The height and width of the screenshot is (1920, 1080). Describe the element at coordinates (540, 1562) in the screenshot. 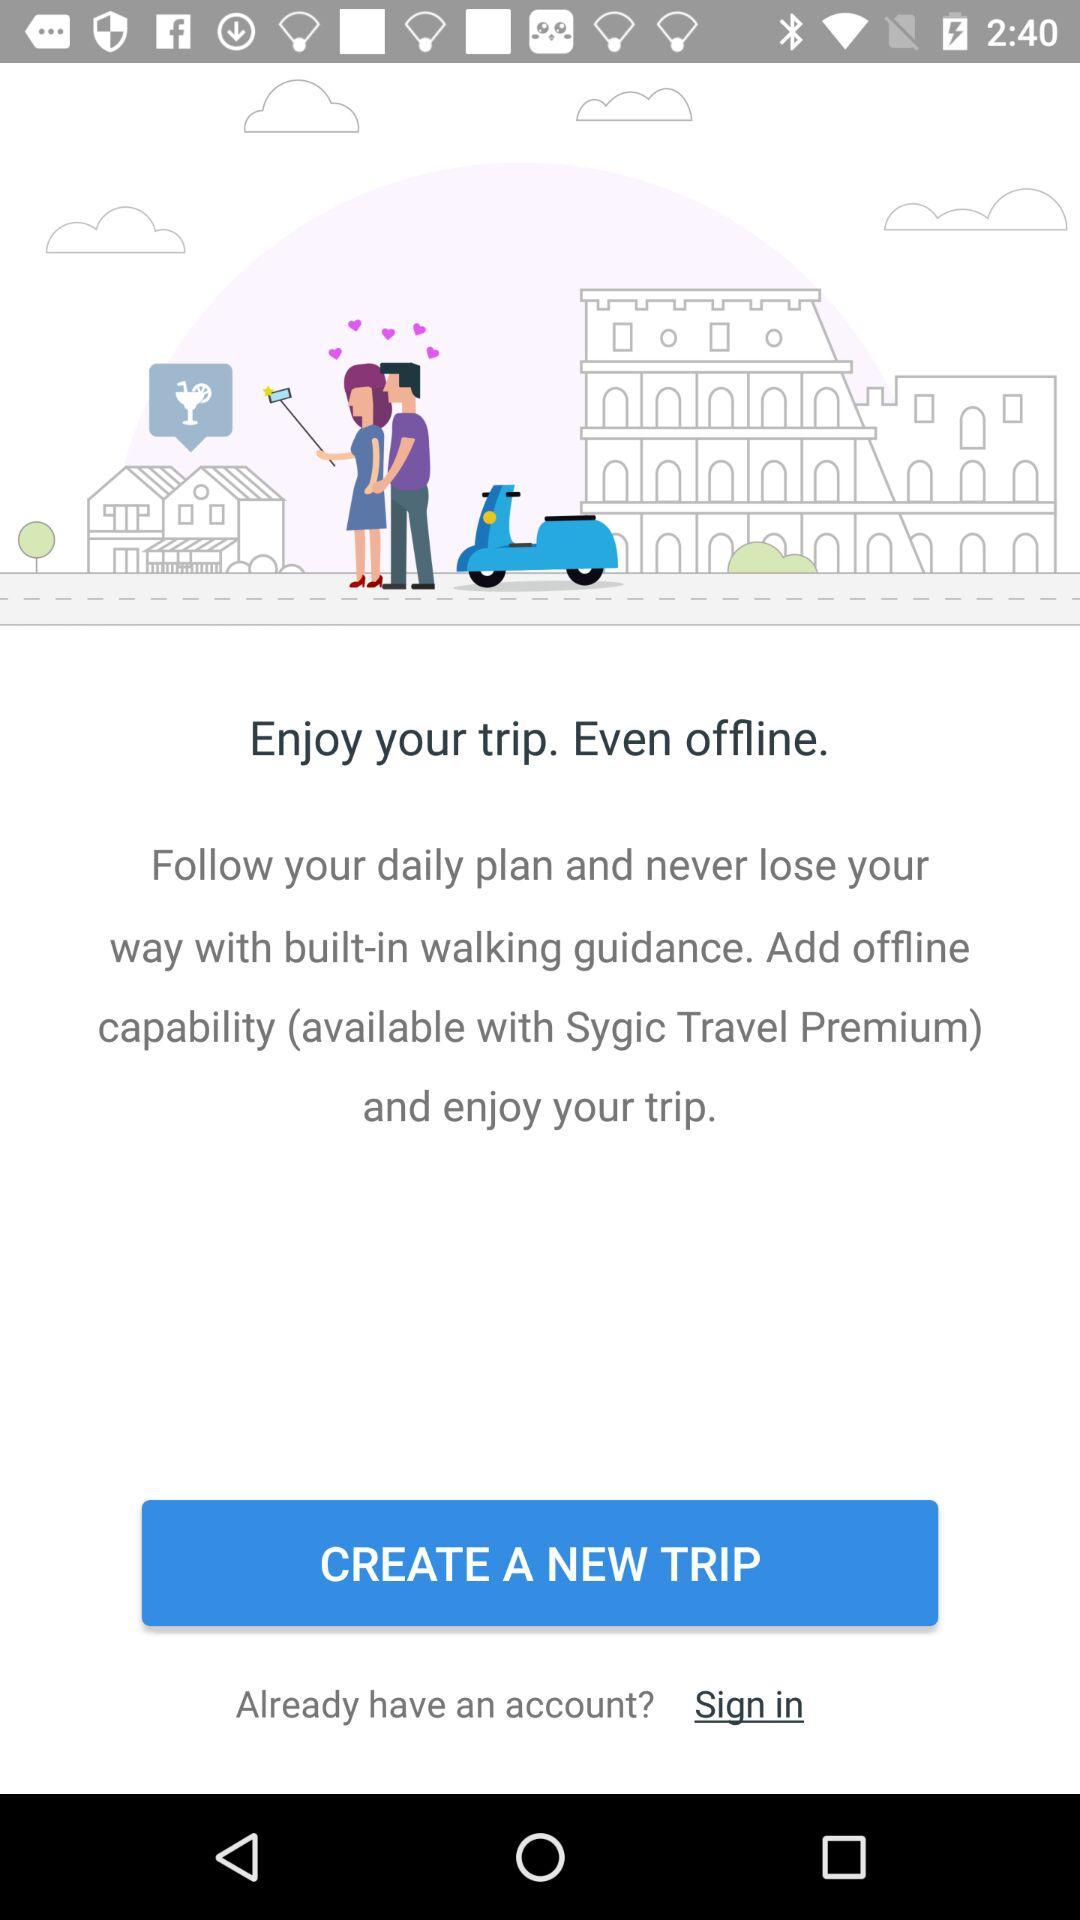

I see `the icon below the follow your daily item` at that location.